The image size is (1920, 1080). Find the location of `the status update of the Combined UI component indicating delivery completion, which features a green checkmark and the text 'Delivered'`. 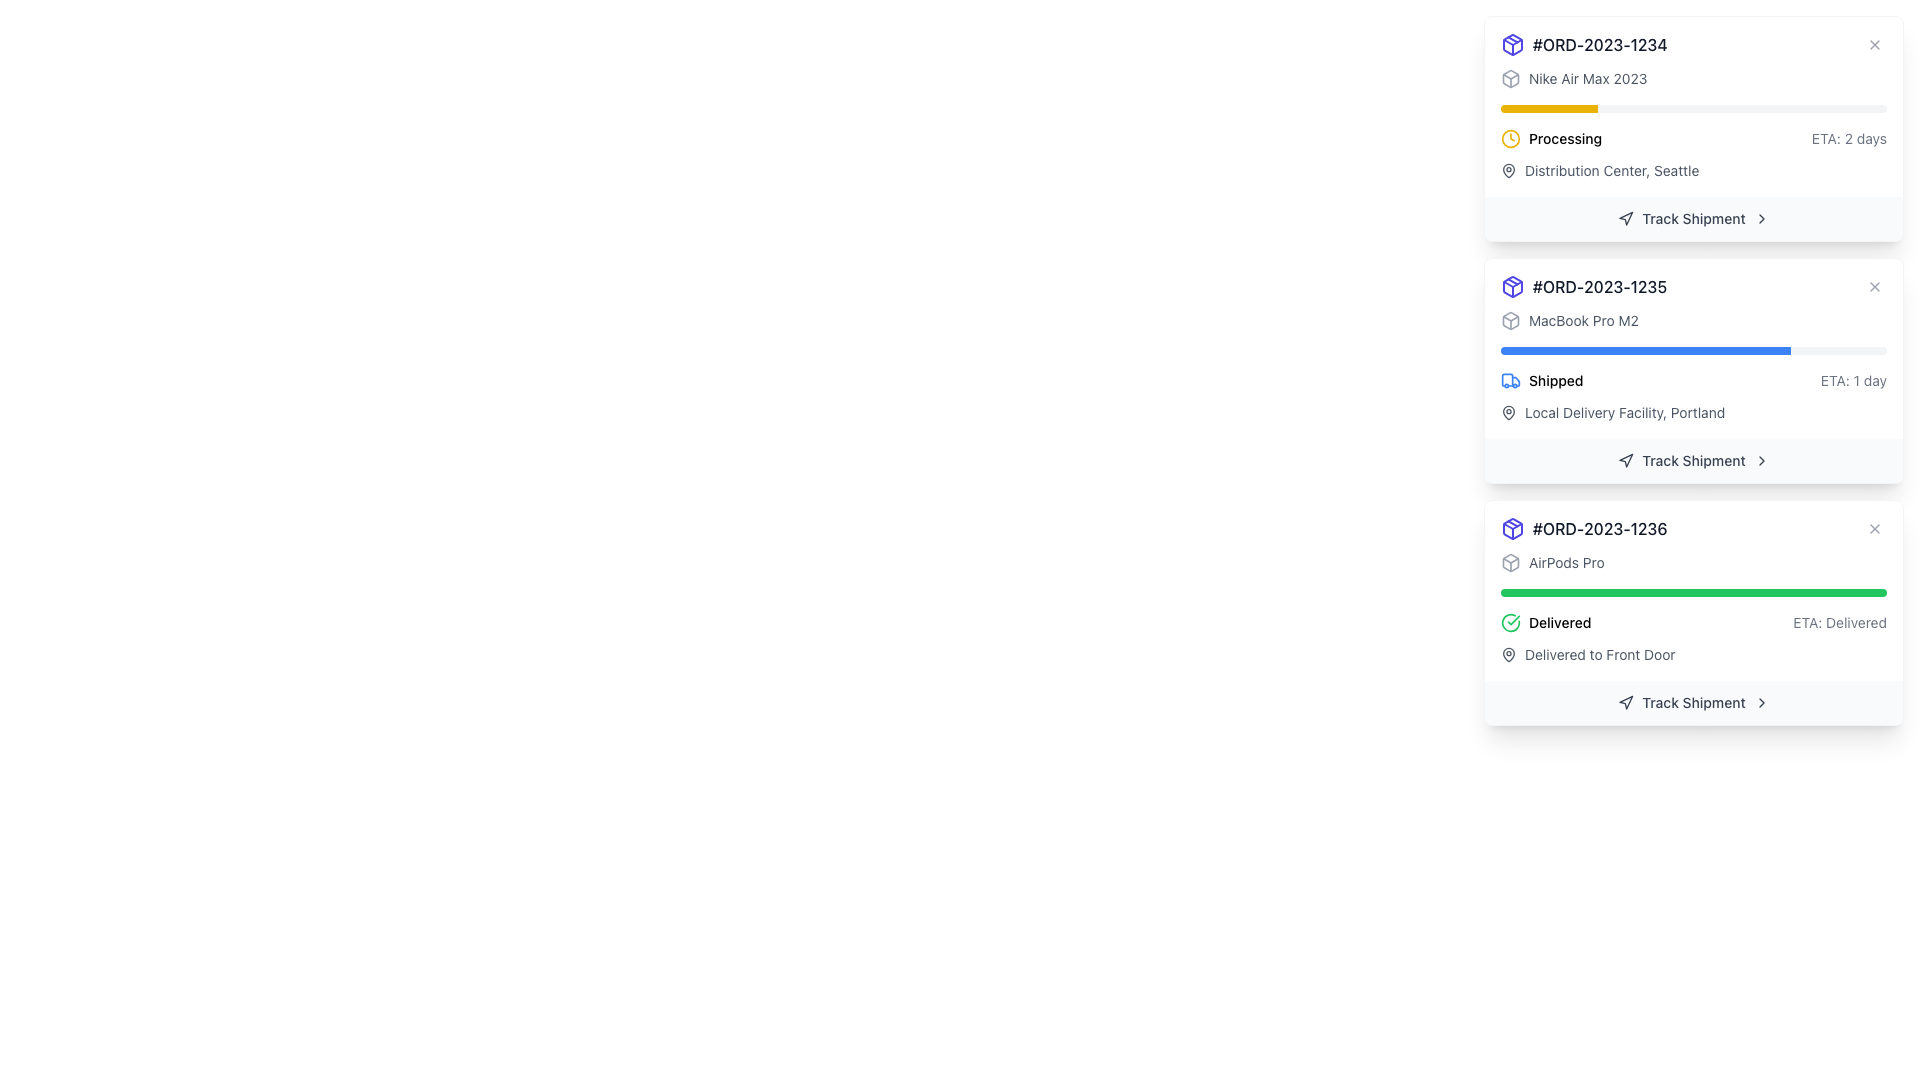

the status update of the Combined UI component indicating delivery completion, which features a green checkmark and the text 'Delivered' is located at coordinates (1545, 622).